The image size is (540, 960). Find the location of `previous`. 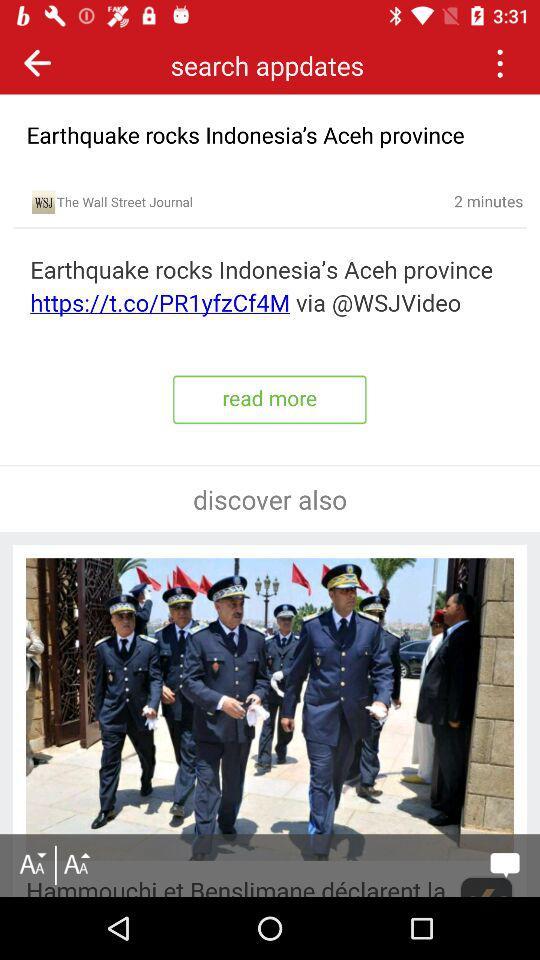

previous is located at coordinates (37, 62).